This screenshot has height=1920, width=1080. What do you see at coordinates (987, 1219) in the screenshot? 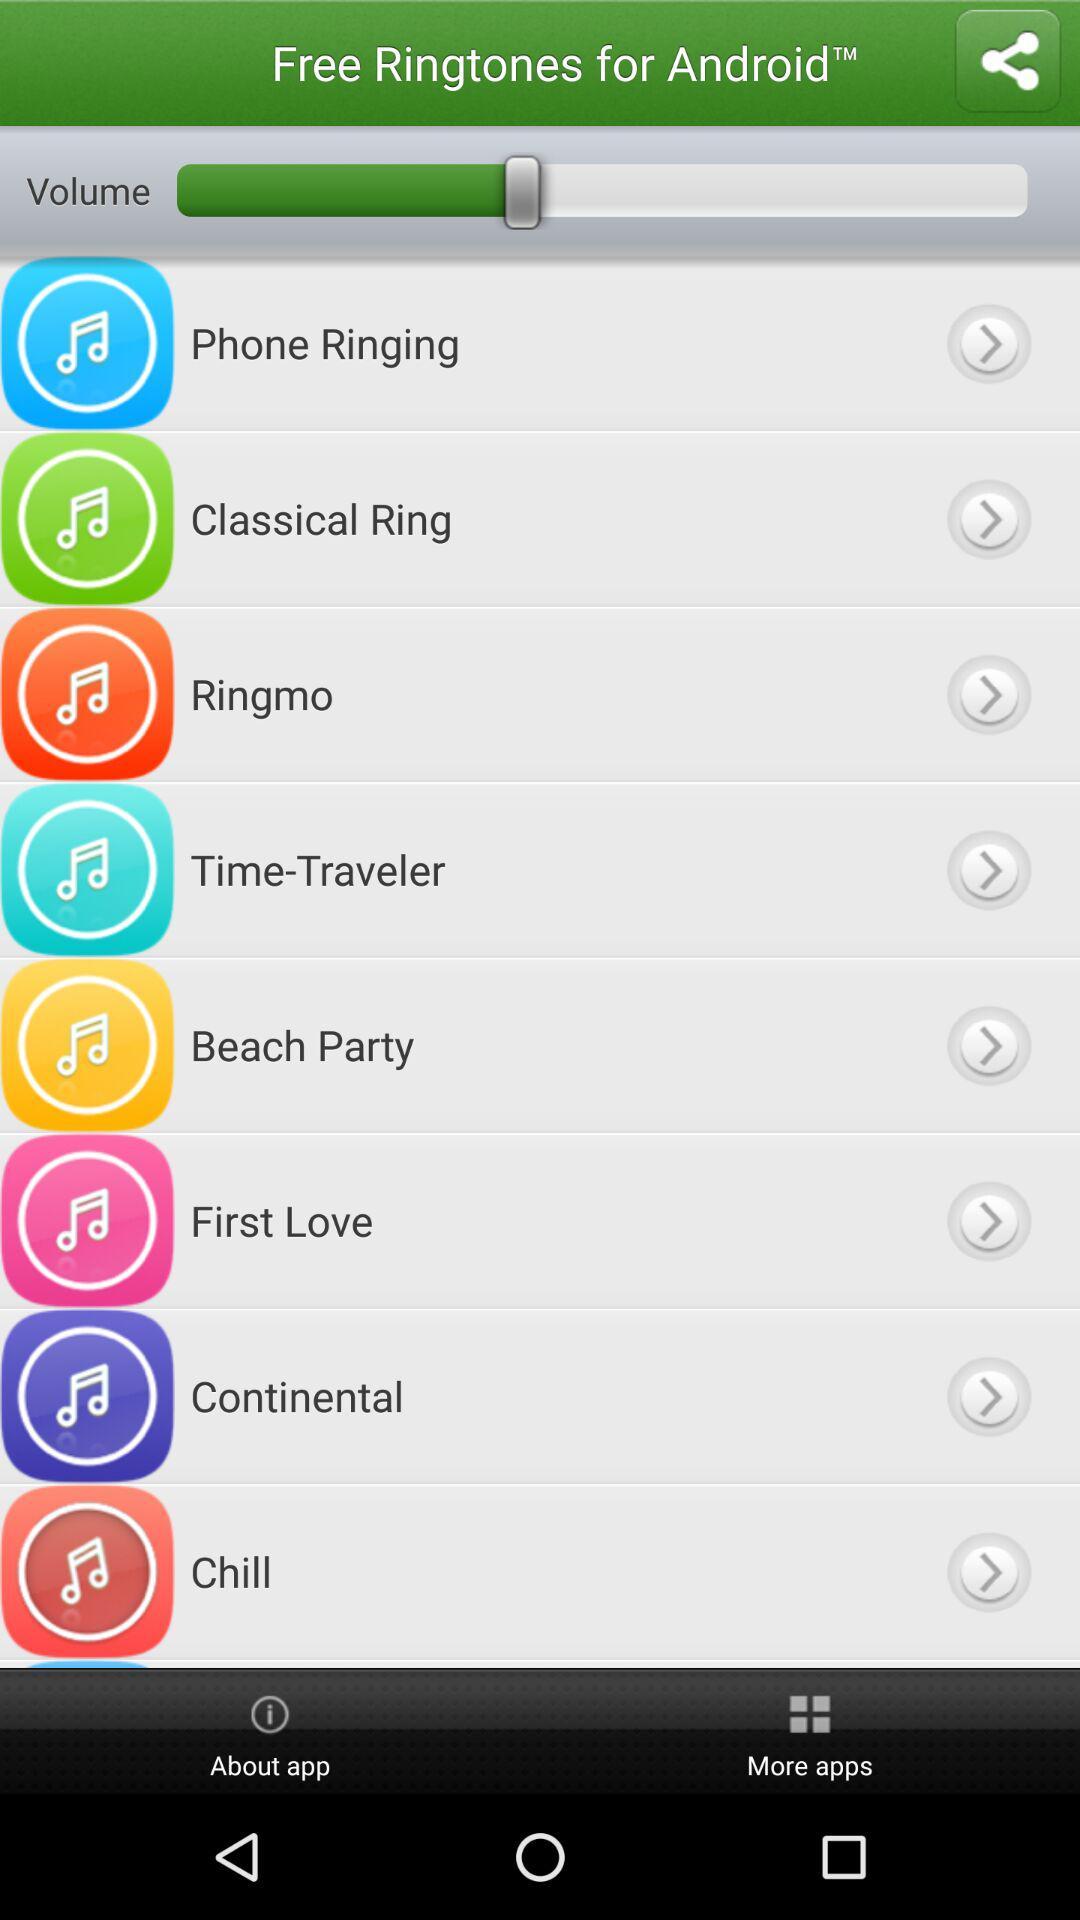
I see `downloads ringtone` at bounding box center [987, 1219].